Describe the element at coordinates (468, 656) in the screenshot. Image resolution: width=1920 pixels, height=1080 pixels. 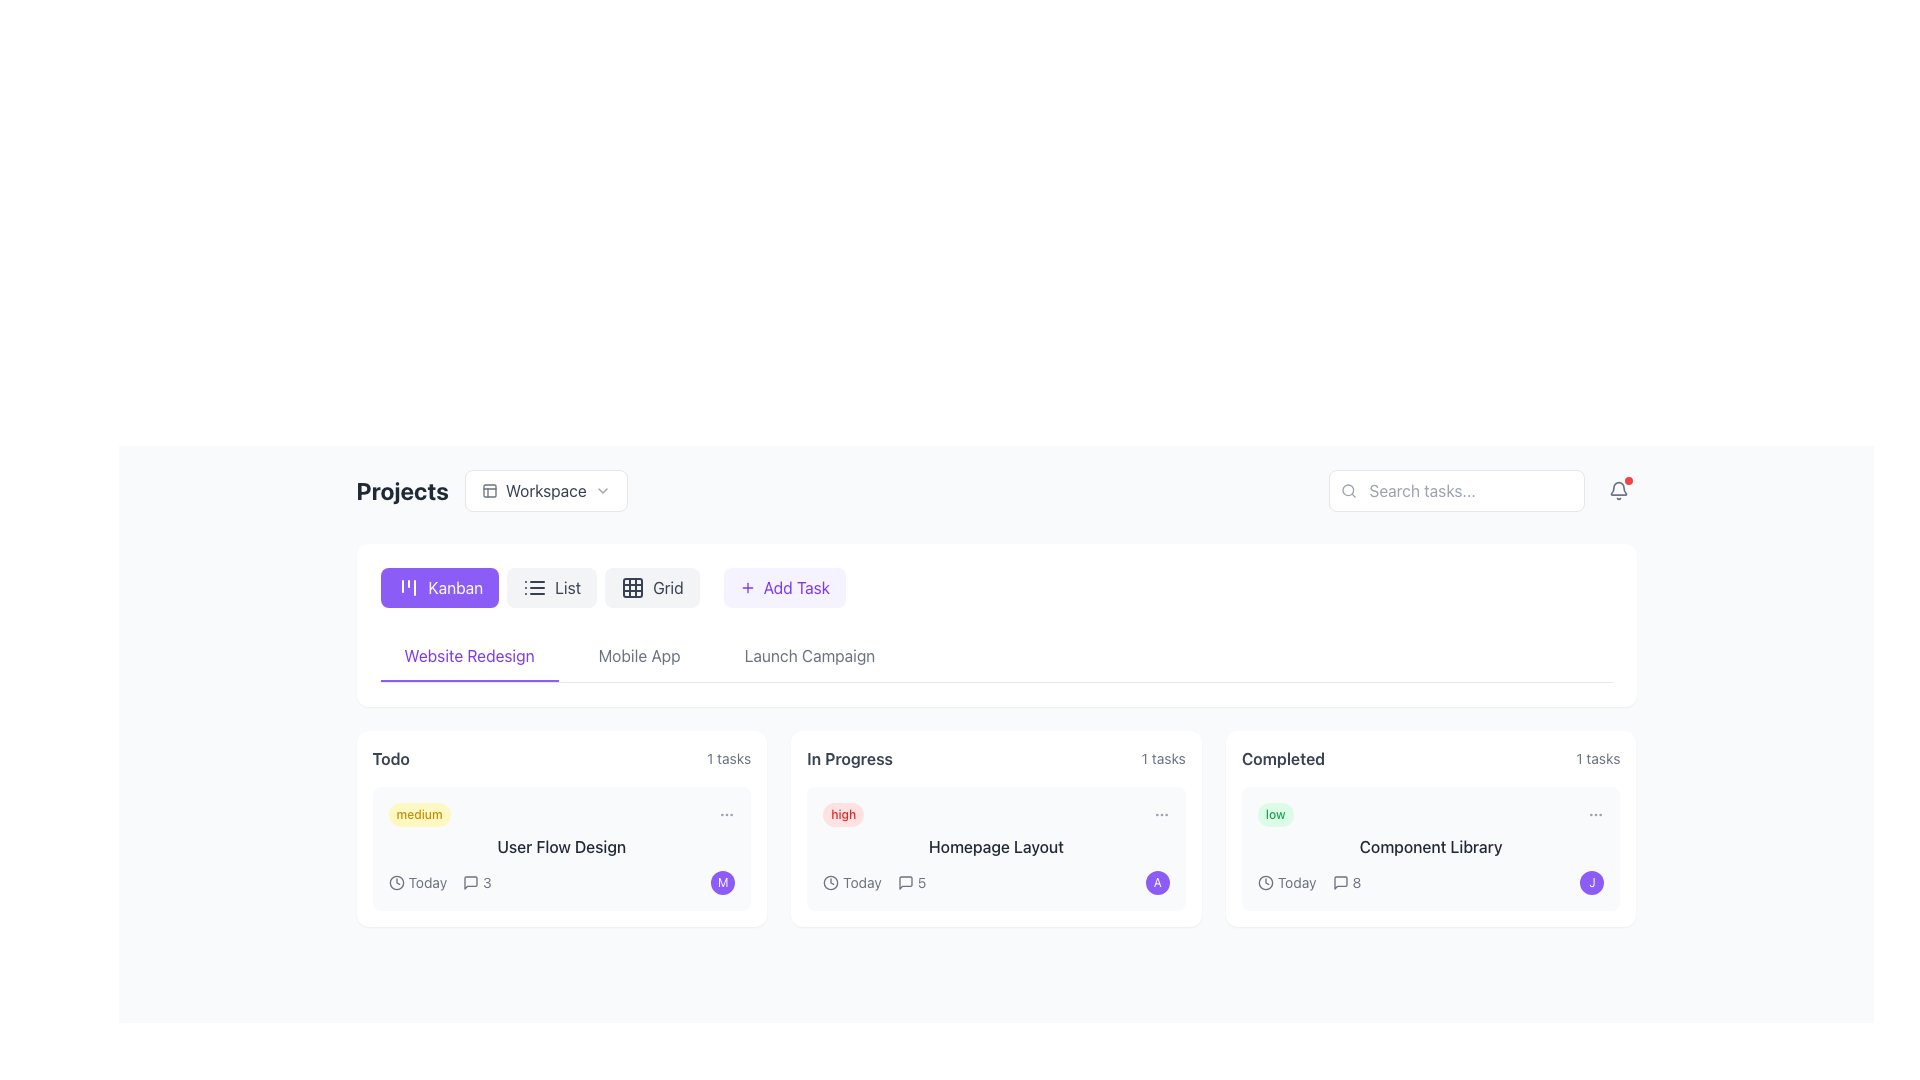
I see `the first navigation link in the horizontal navigation bar that directs to 'Website Redesign'` at that location.